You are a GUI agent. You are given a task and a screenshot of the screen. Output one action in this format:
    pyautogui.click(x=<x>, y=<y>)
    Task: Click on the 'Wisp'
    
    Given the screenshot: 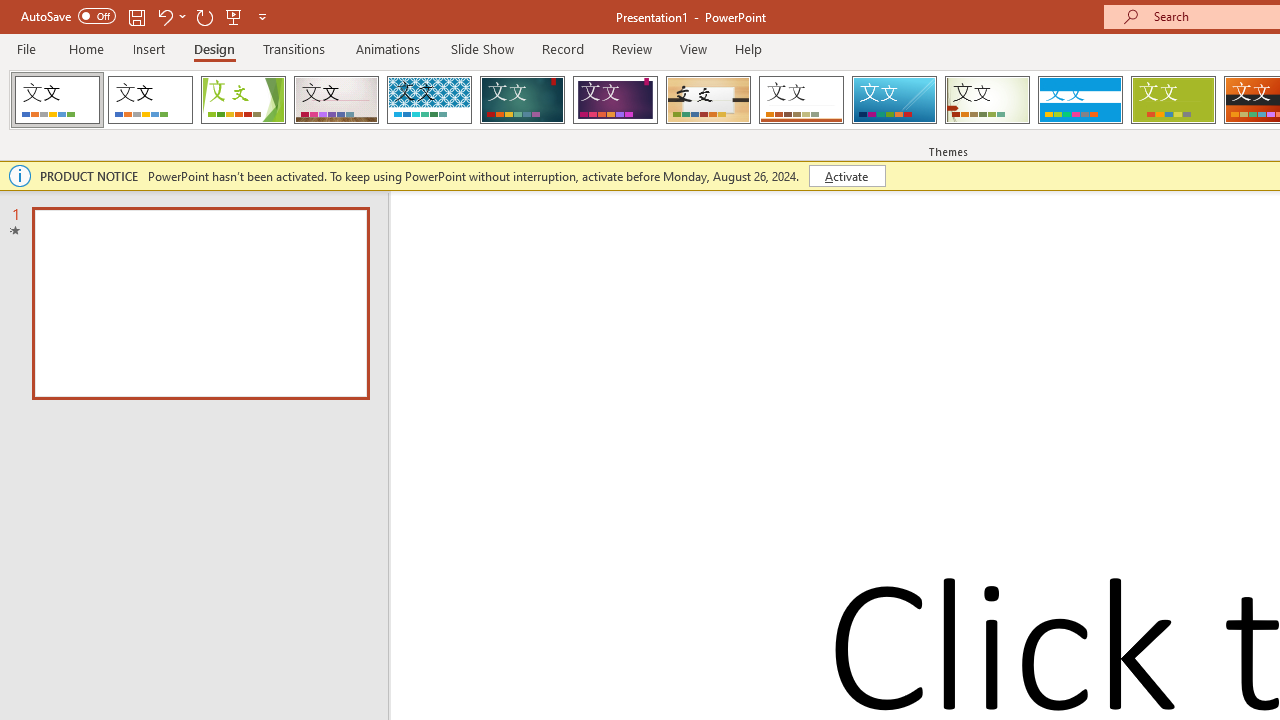 What is the action you would take?
    pyautogui.click(x=987, y=100)
    